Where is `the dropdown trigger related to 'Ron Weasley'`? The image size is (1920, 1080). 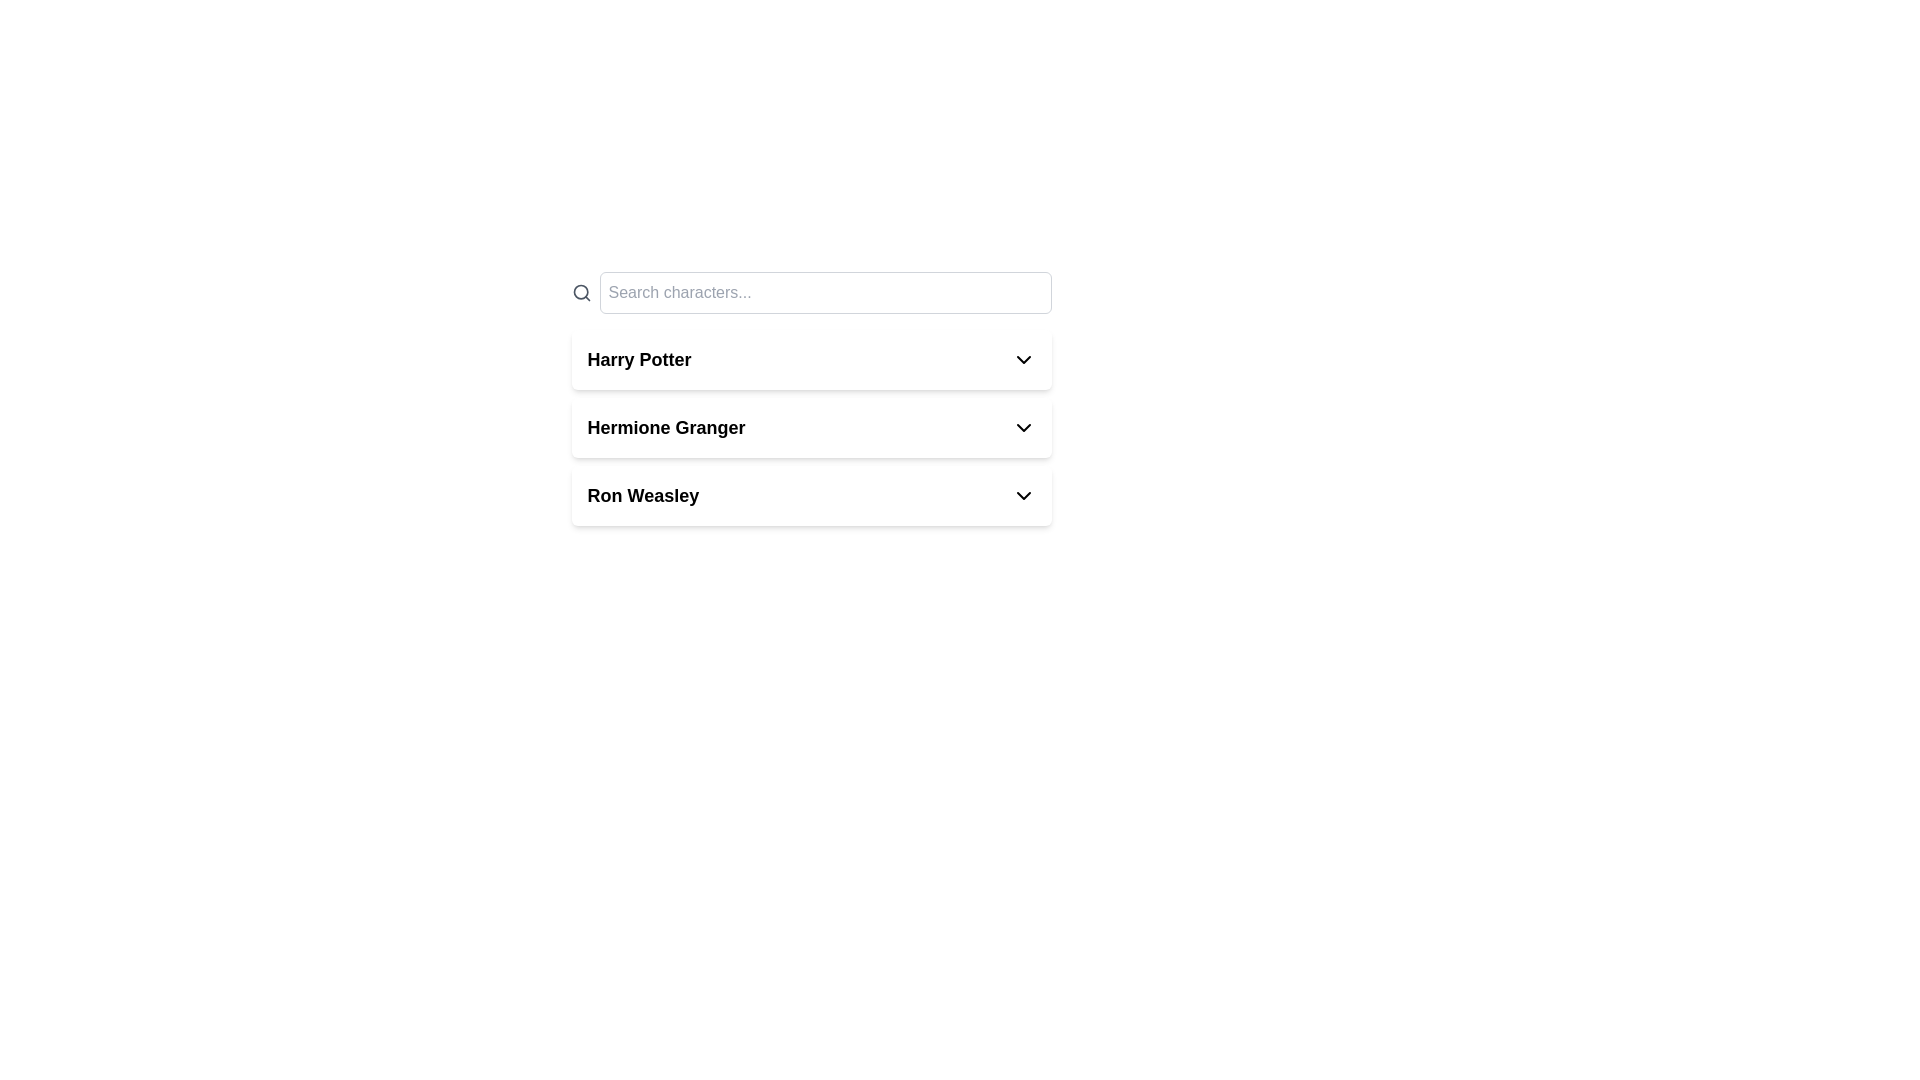
the dropdown trigger related to 'Ron Weasley' is located at coordinates (811, 495).